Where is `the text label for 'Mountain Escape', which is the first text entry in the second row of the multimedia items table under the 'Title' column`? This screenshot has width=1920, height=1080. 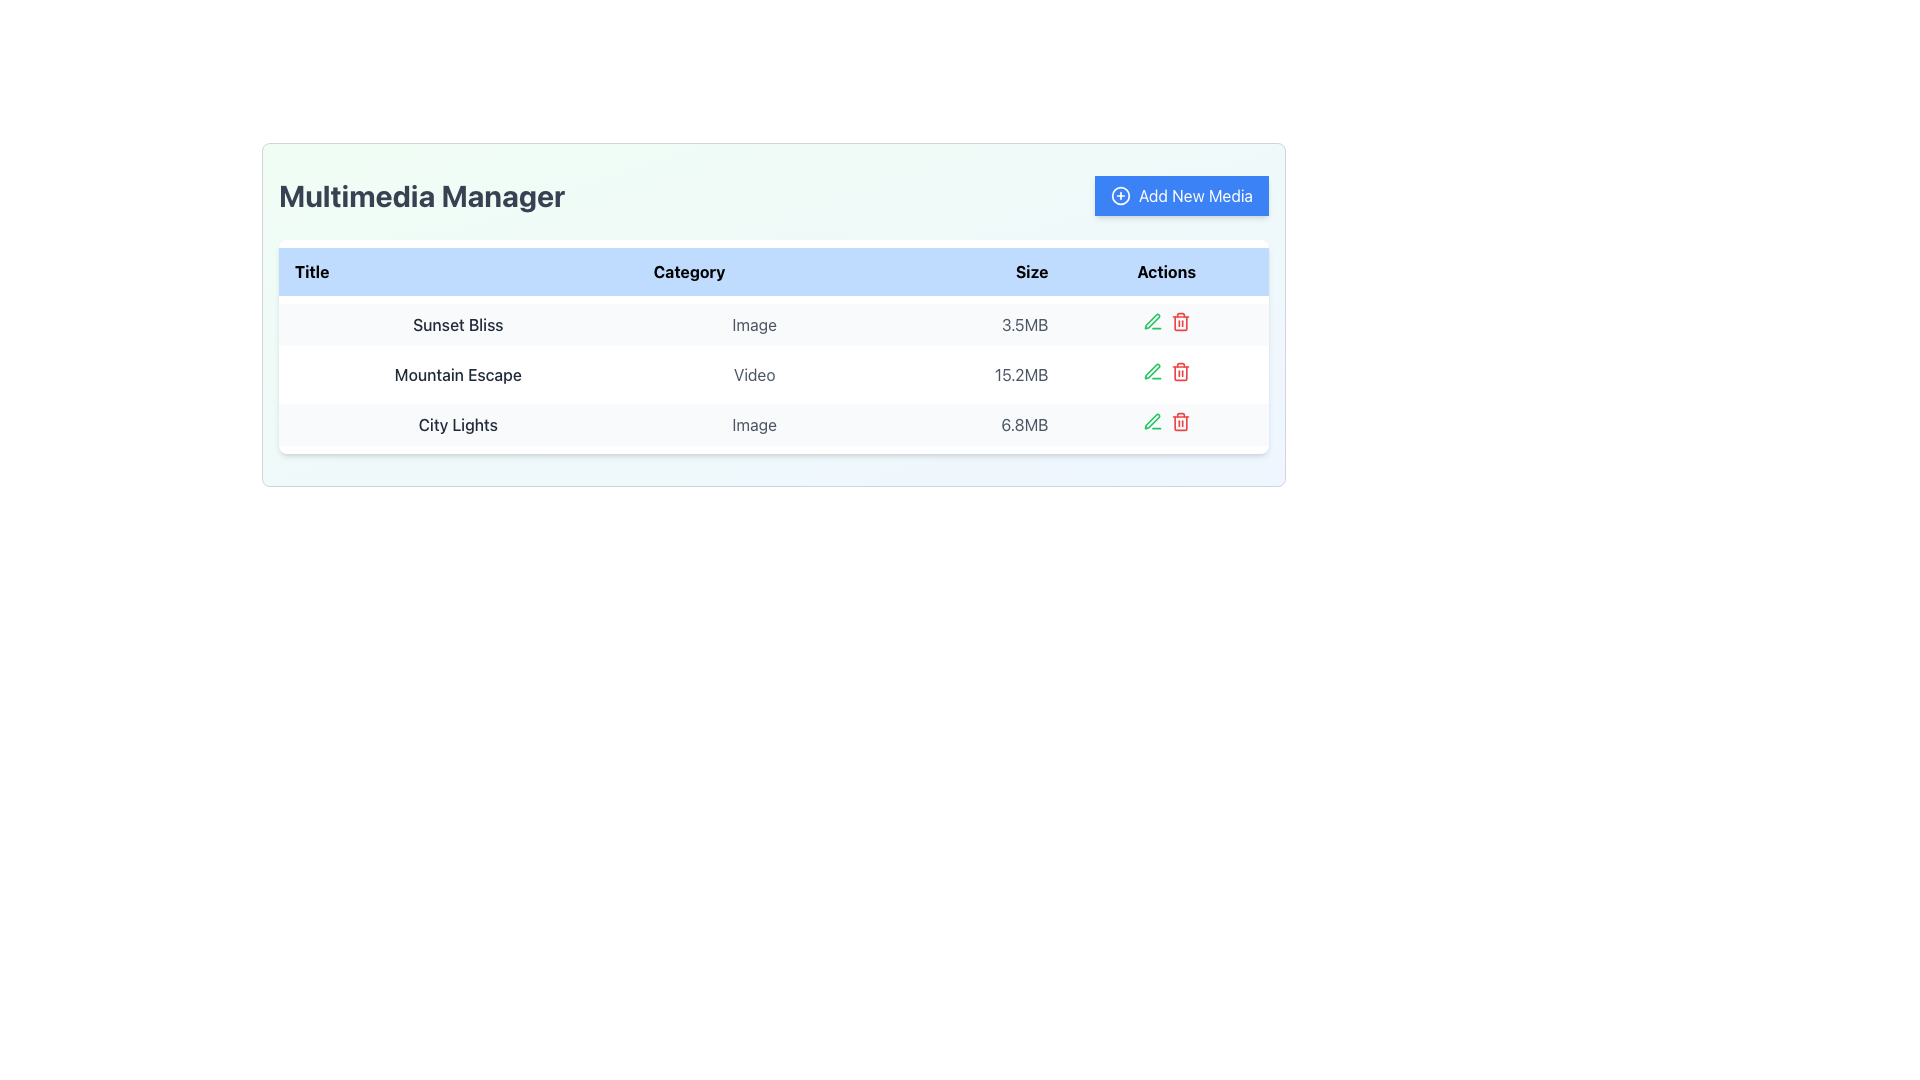
the text label for 'Mountain Escape', which is the first text entry in the second row of the multimedia items table under the 'Title' column is located at coordinates (457, 374).